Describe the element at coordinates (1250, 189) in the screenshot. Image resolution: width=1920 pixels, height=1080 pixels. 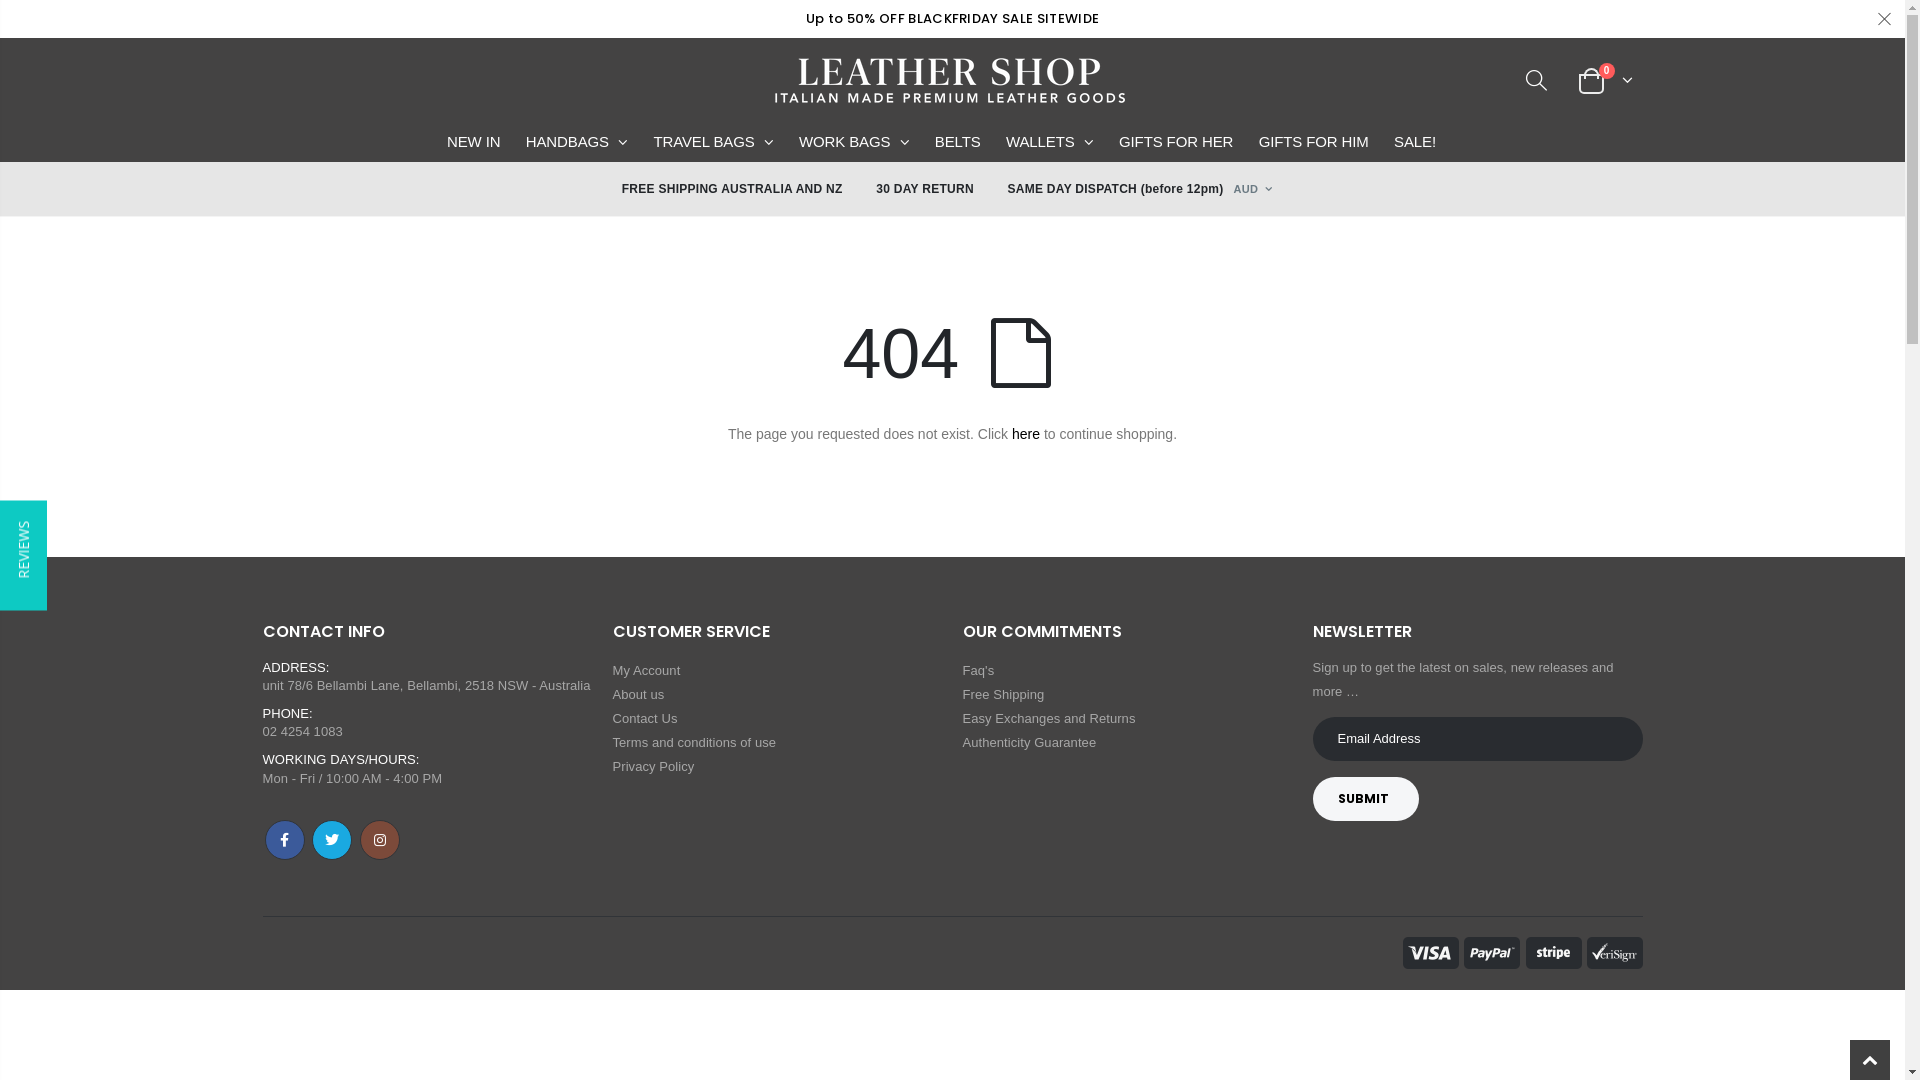
I see `'AUD'` at that location.